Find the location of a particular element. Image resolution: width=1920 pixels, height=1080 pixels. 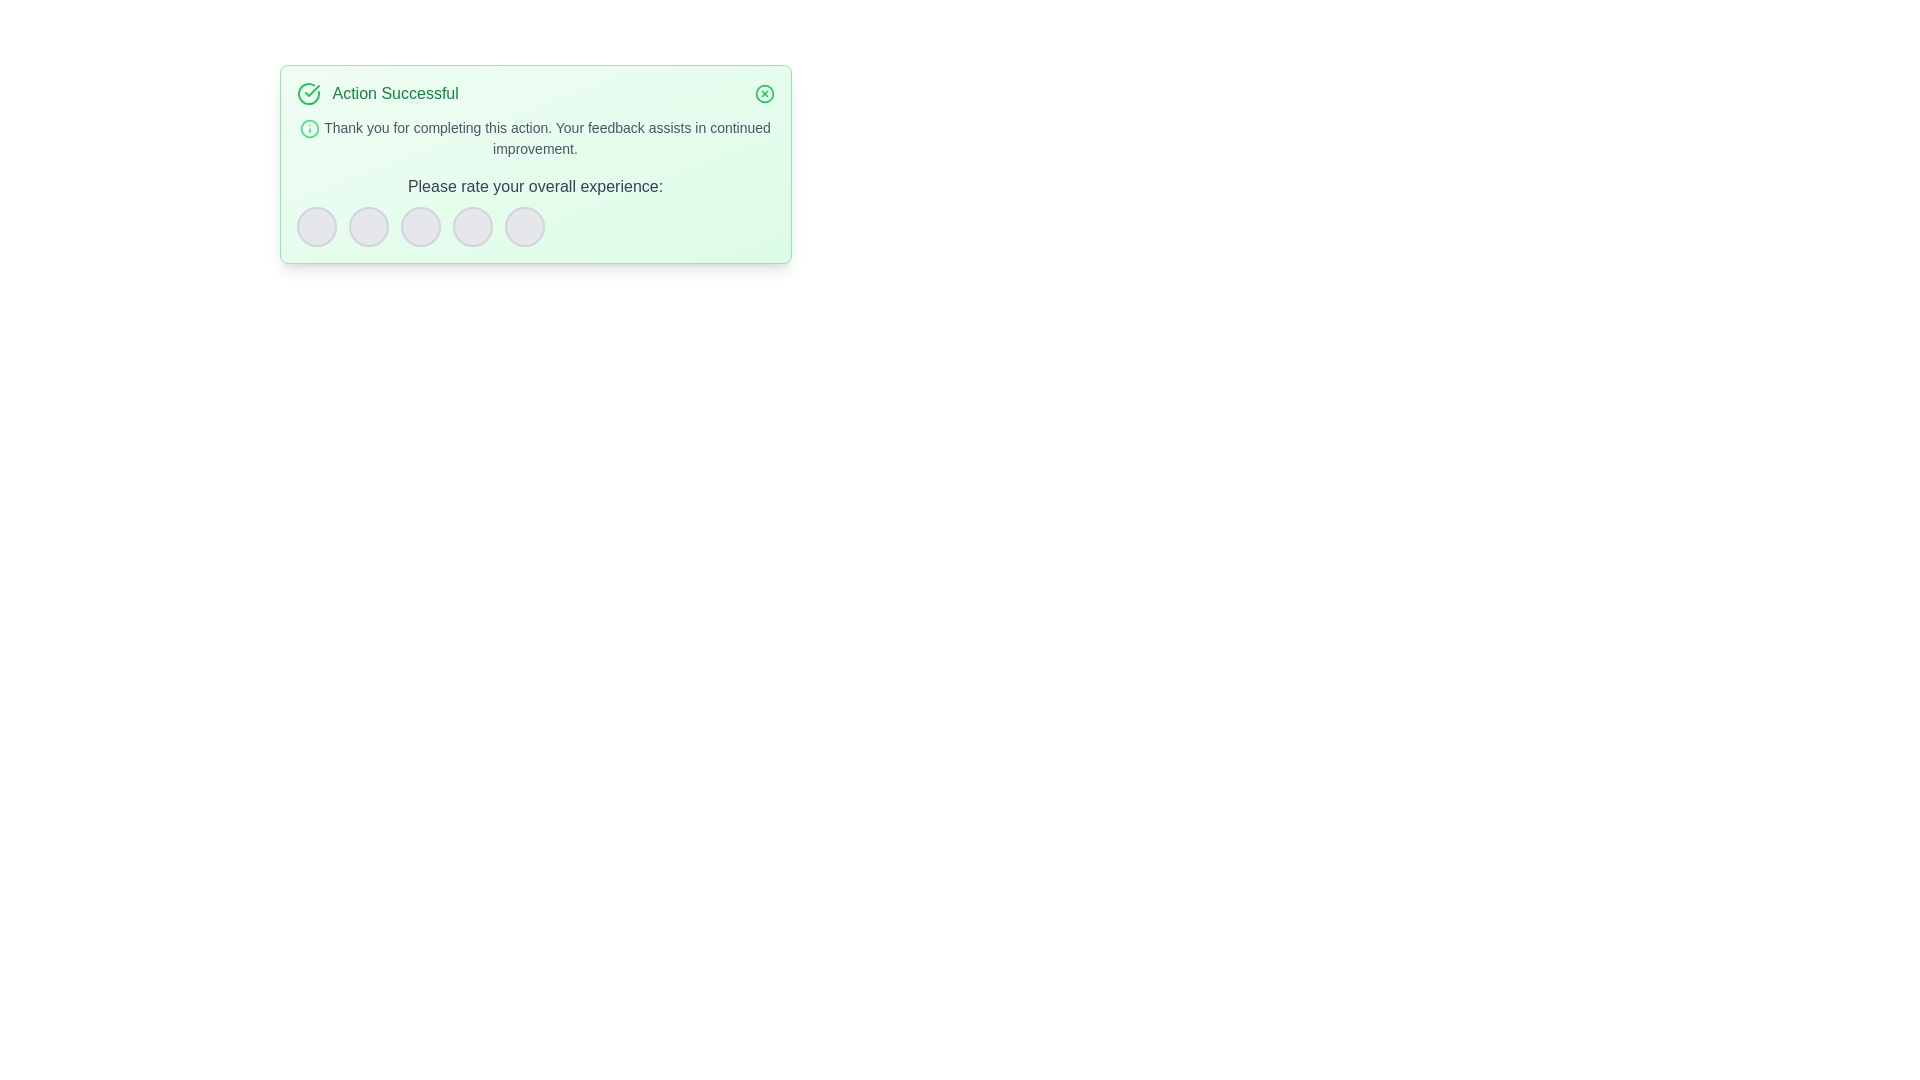

close button to dismiss the alert is located at coordinates (763, 93).